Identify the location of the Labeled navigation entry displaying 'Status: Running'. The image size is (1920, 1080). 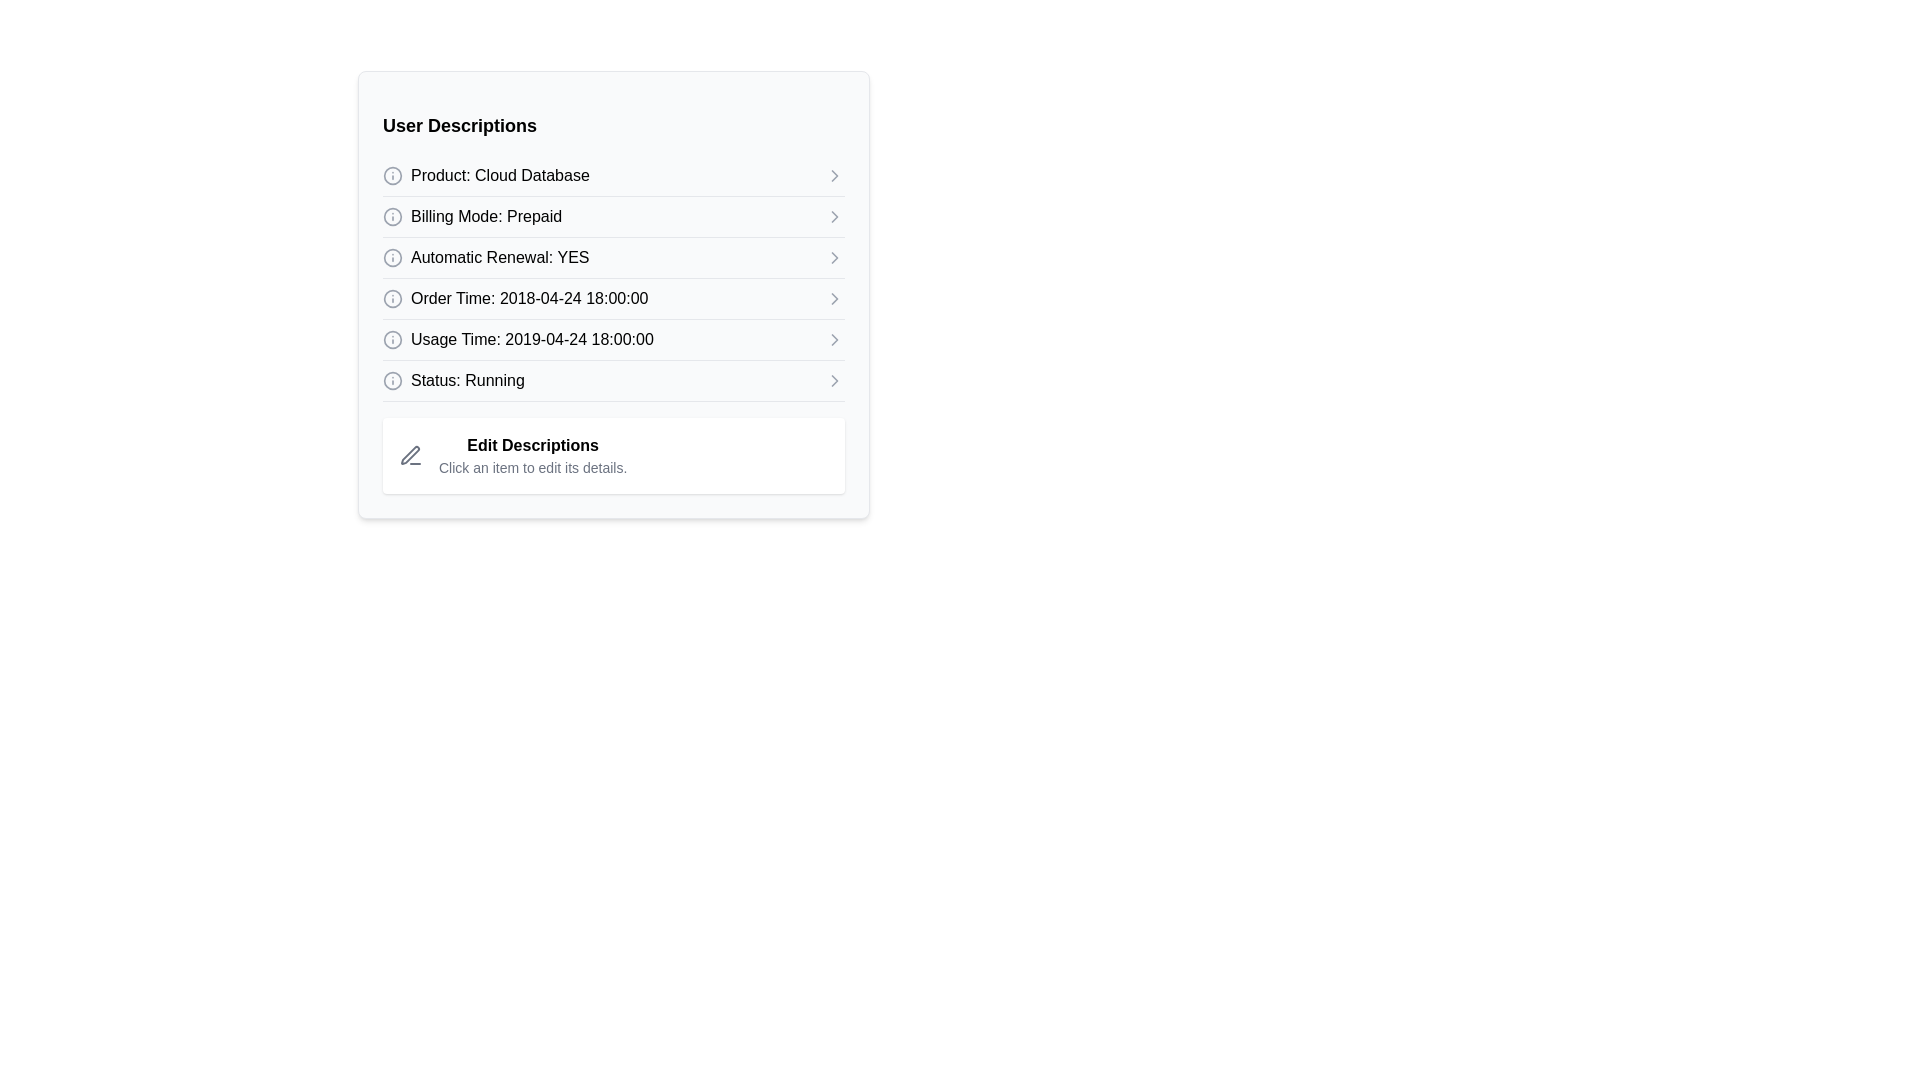
(613, 381).